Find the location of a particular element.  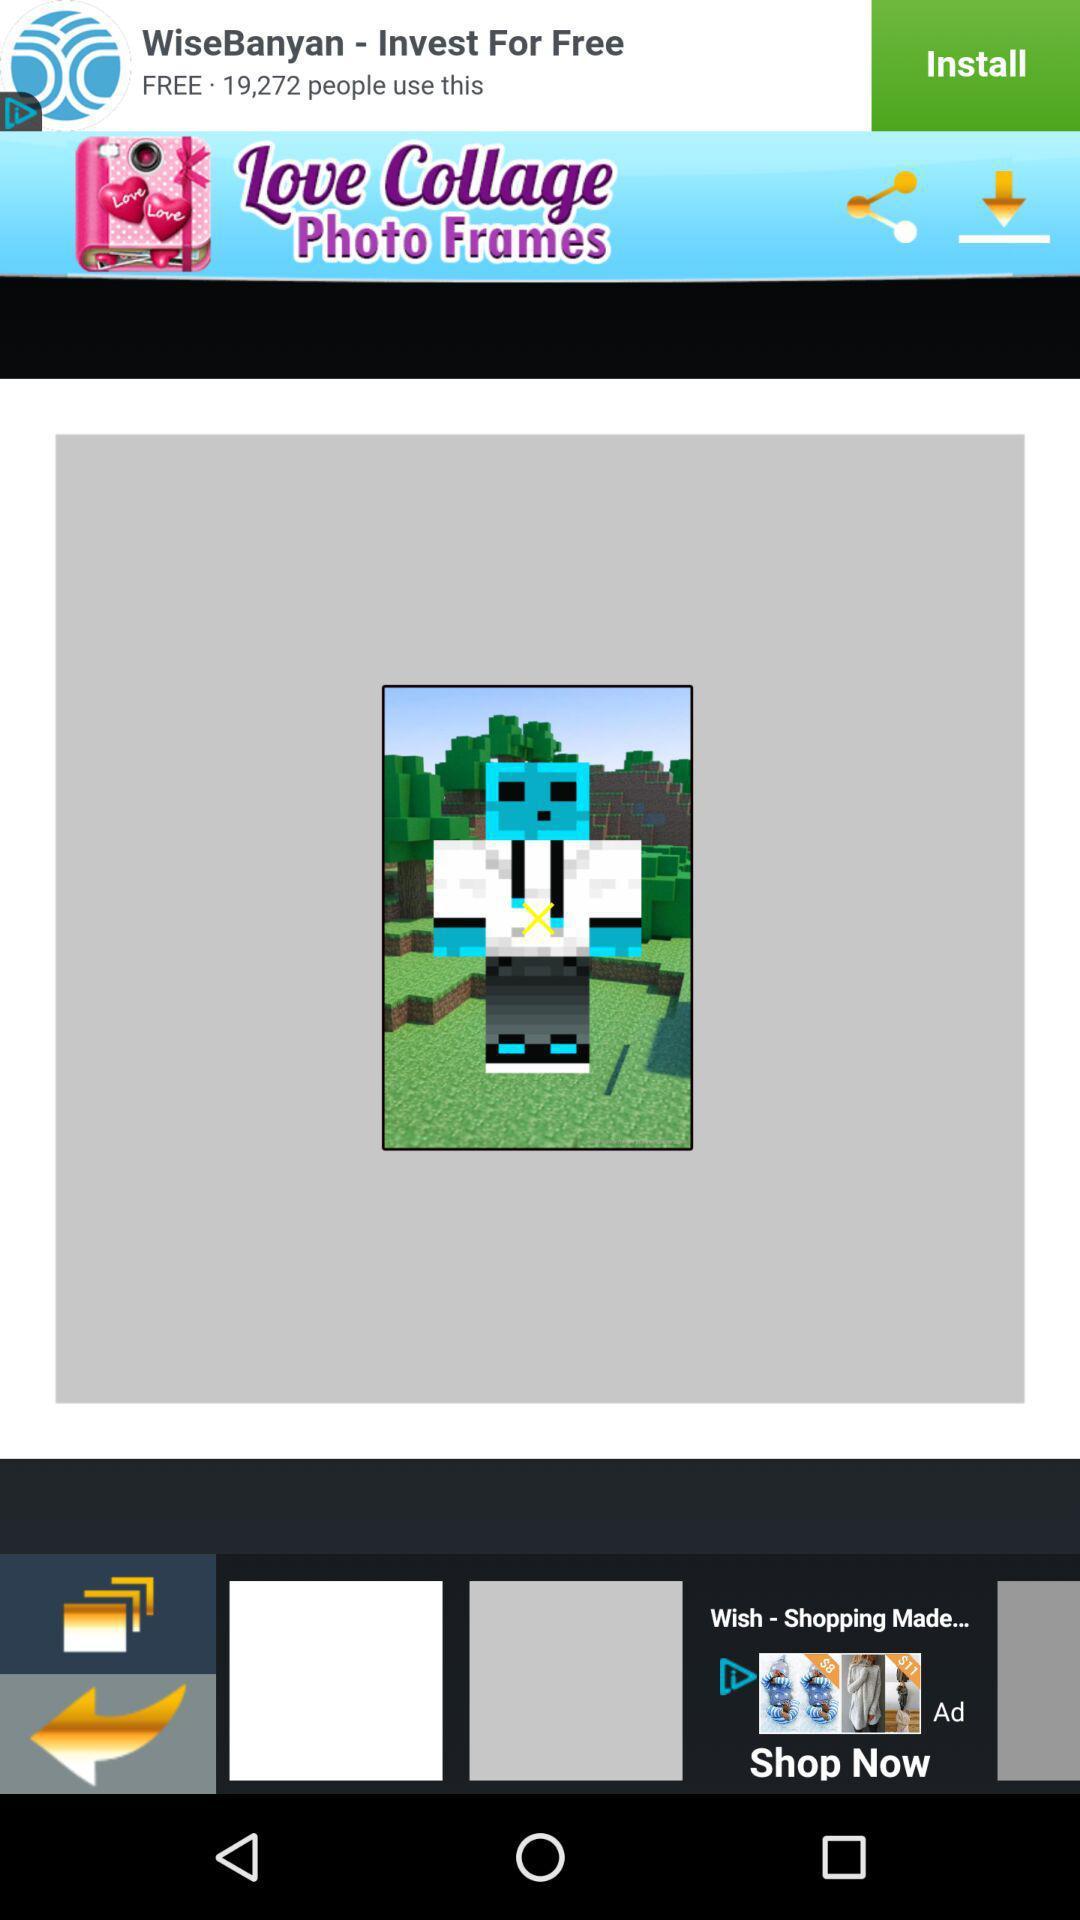

back is located at coordinates (108, 1732).